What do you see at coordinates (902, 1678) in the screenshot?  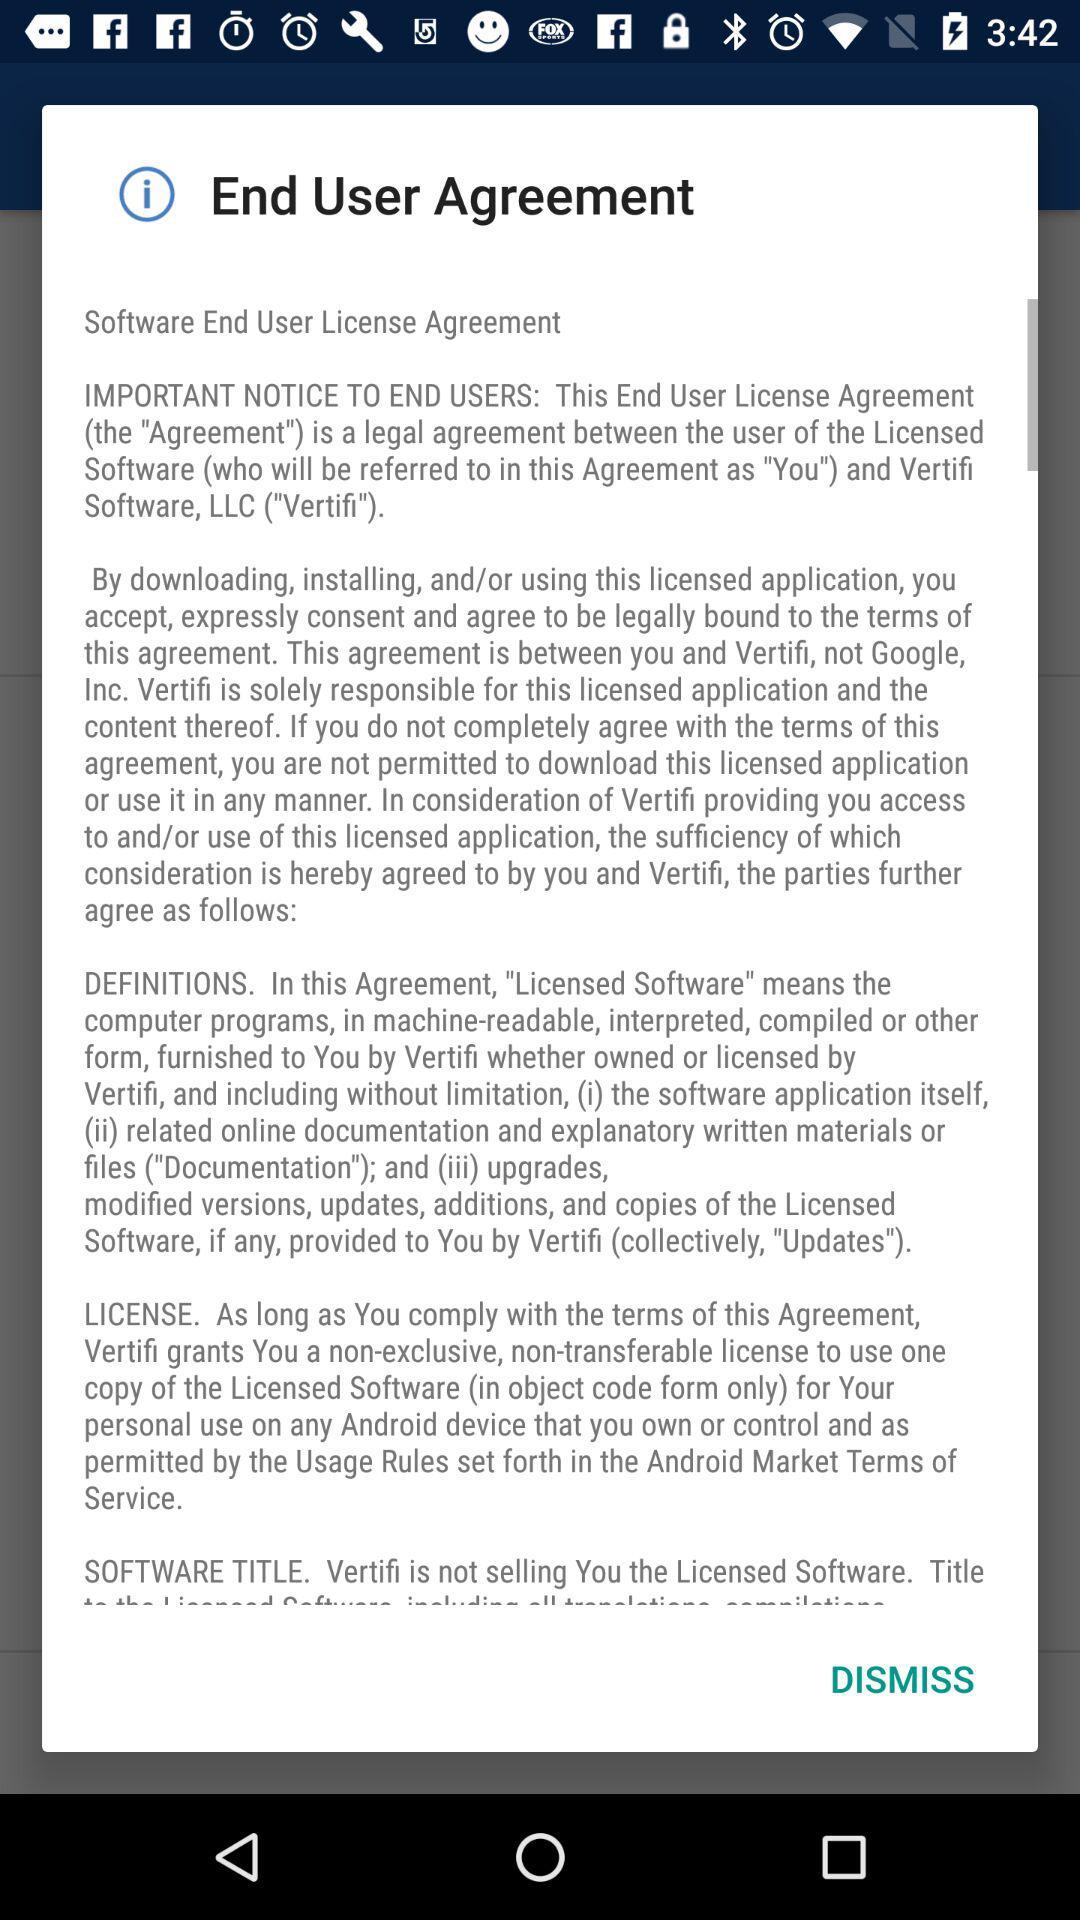 I see `item at the bottom right corner` at bounding box center [902, 1678].